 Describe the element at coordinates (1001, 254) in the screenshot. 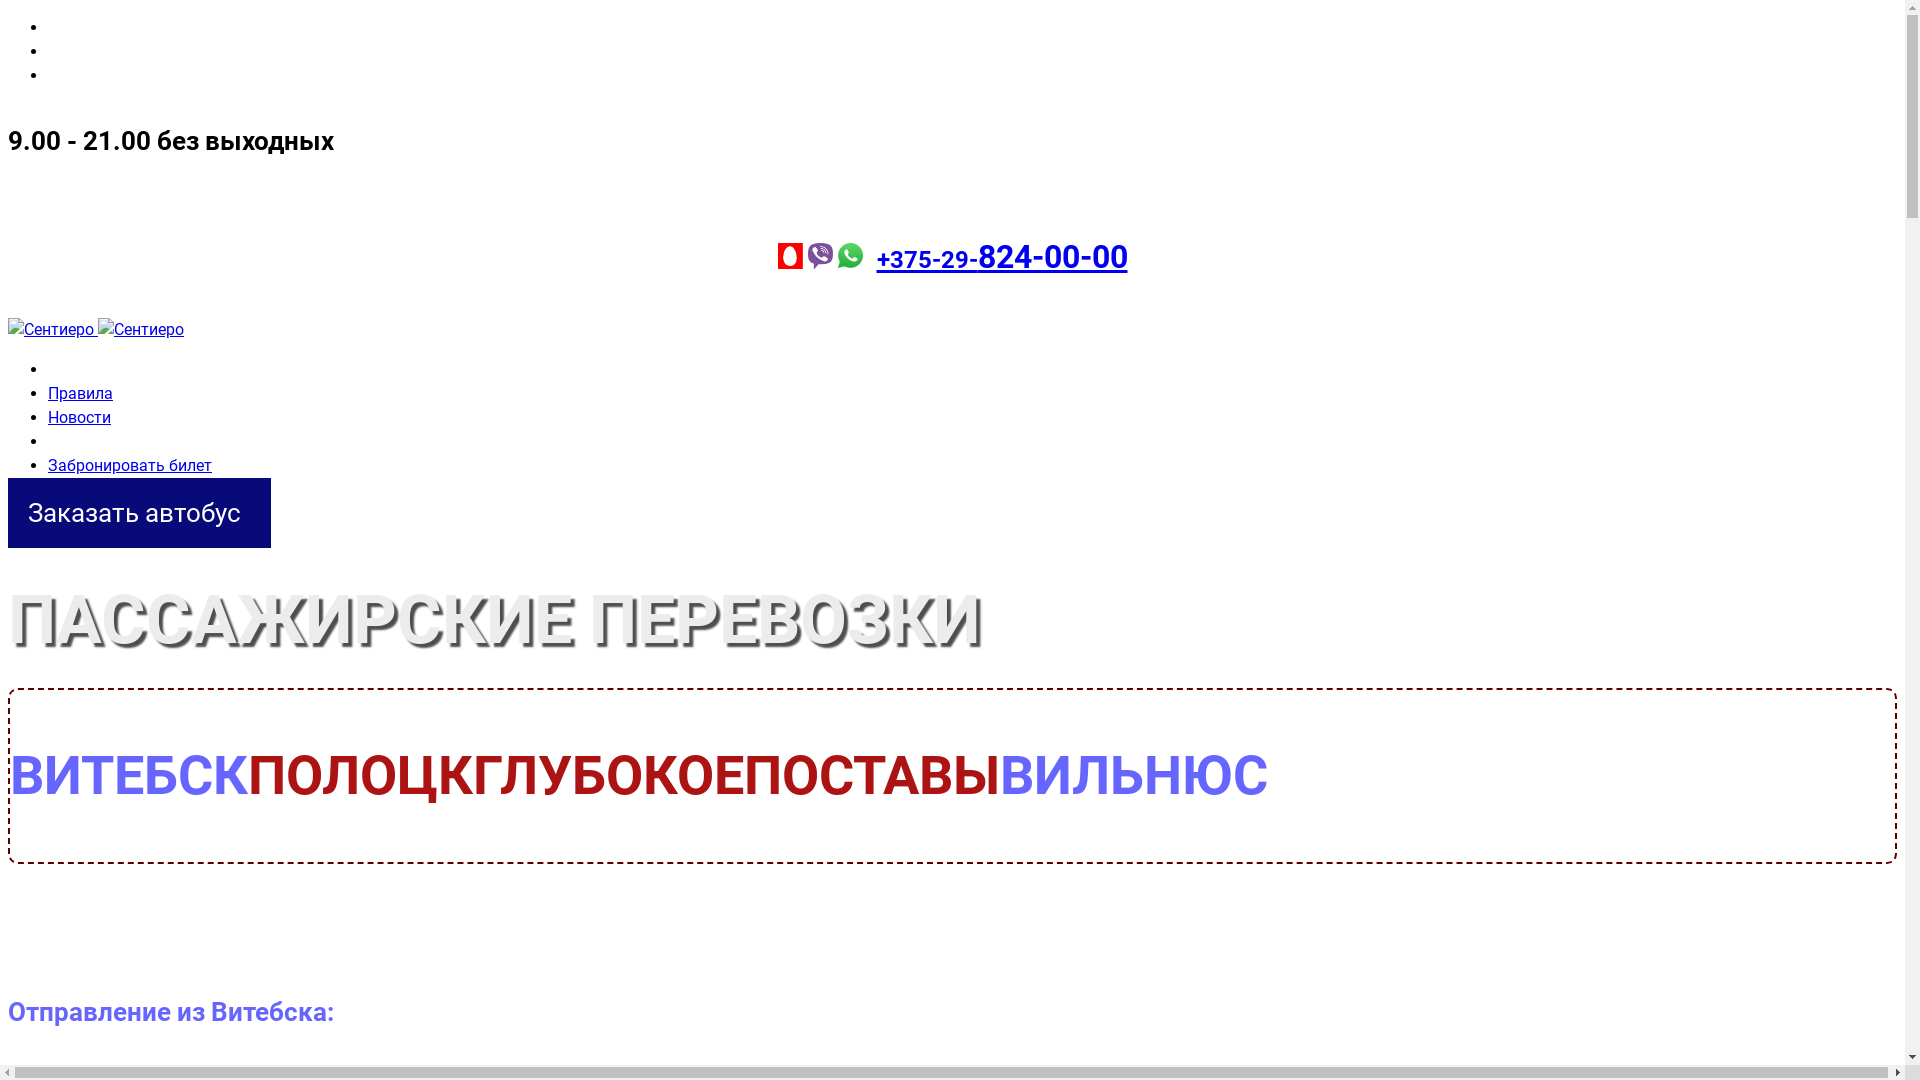

I see `'+375-29-824-00-00'` at that location.